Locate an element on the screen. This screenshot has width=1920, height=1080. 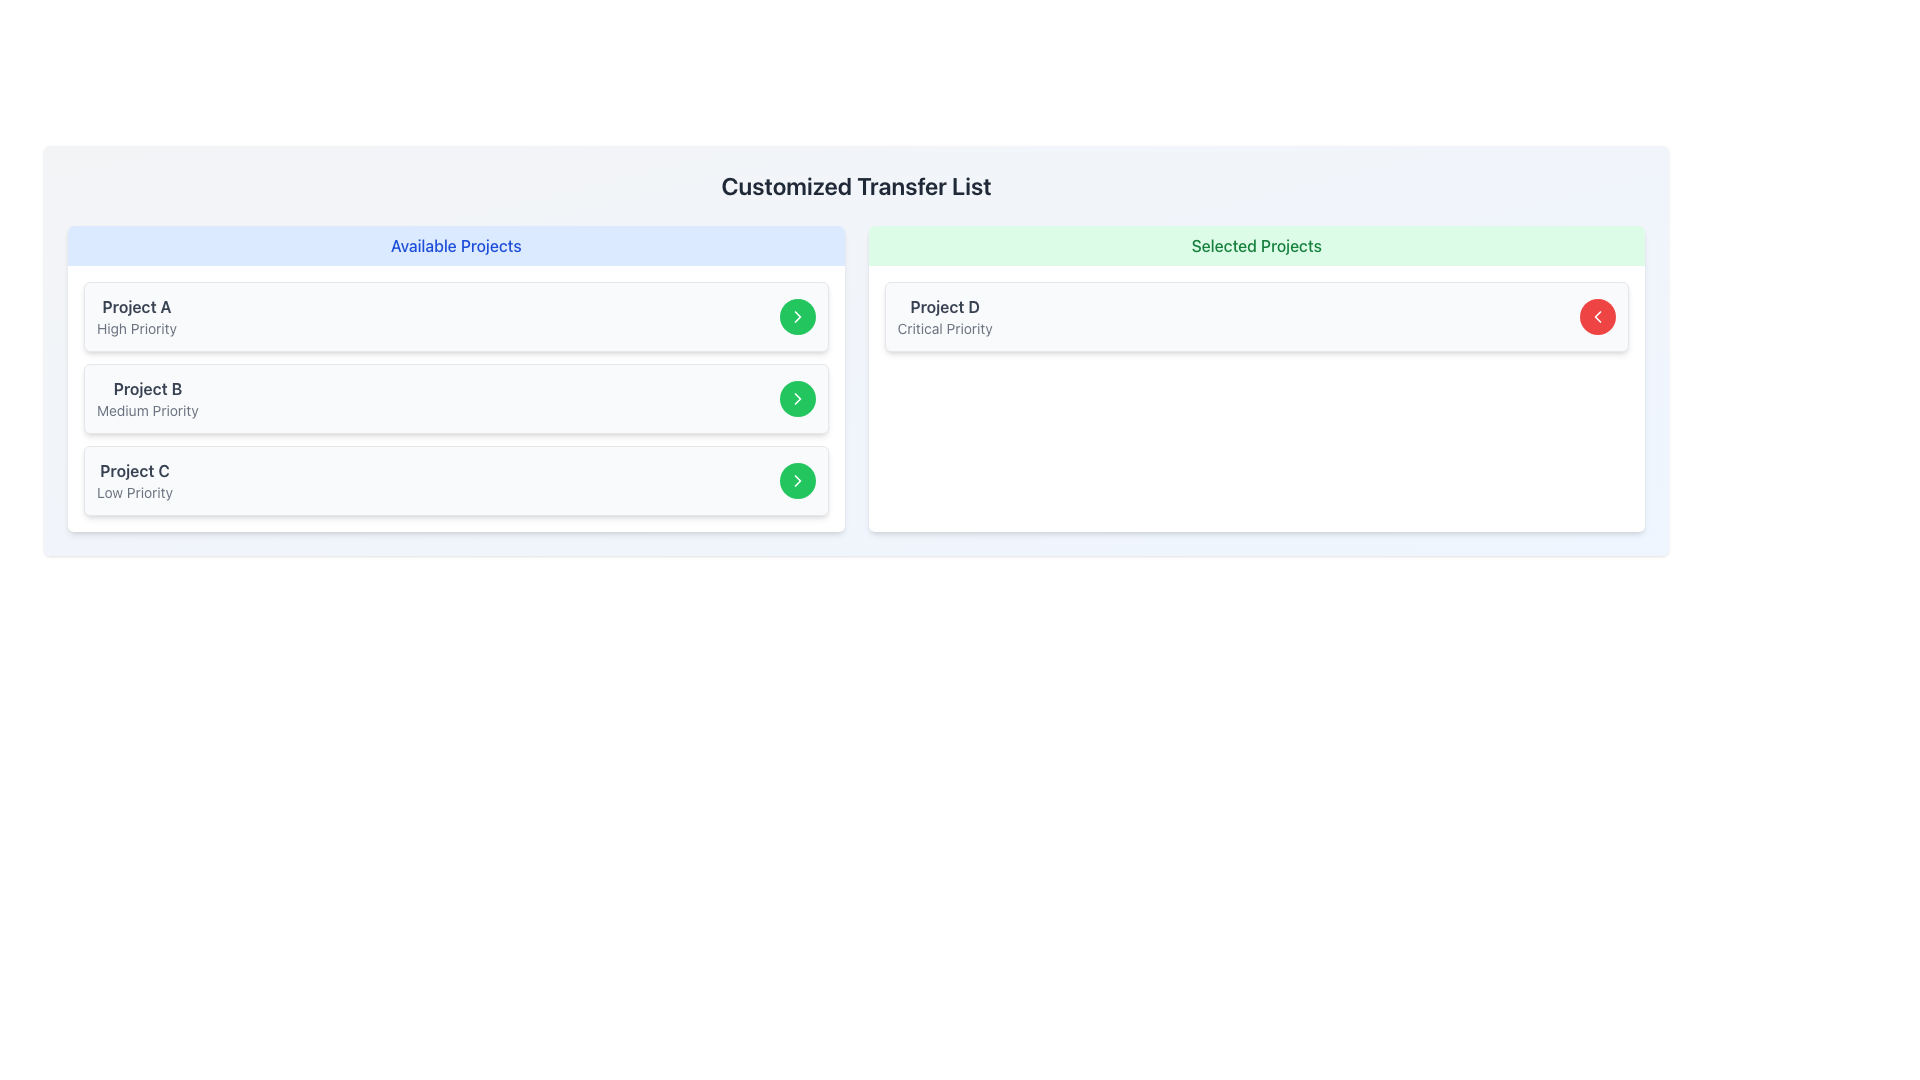
the 'Available Projects' Text Label element, which has a light blue background and bold blue font, located at the top of the left section of the interface is located at coordinates (455, 245).